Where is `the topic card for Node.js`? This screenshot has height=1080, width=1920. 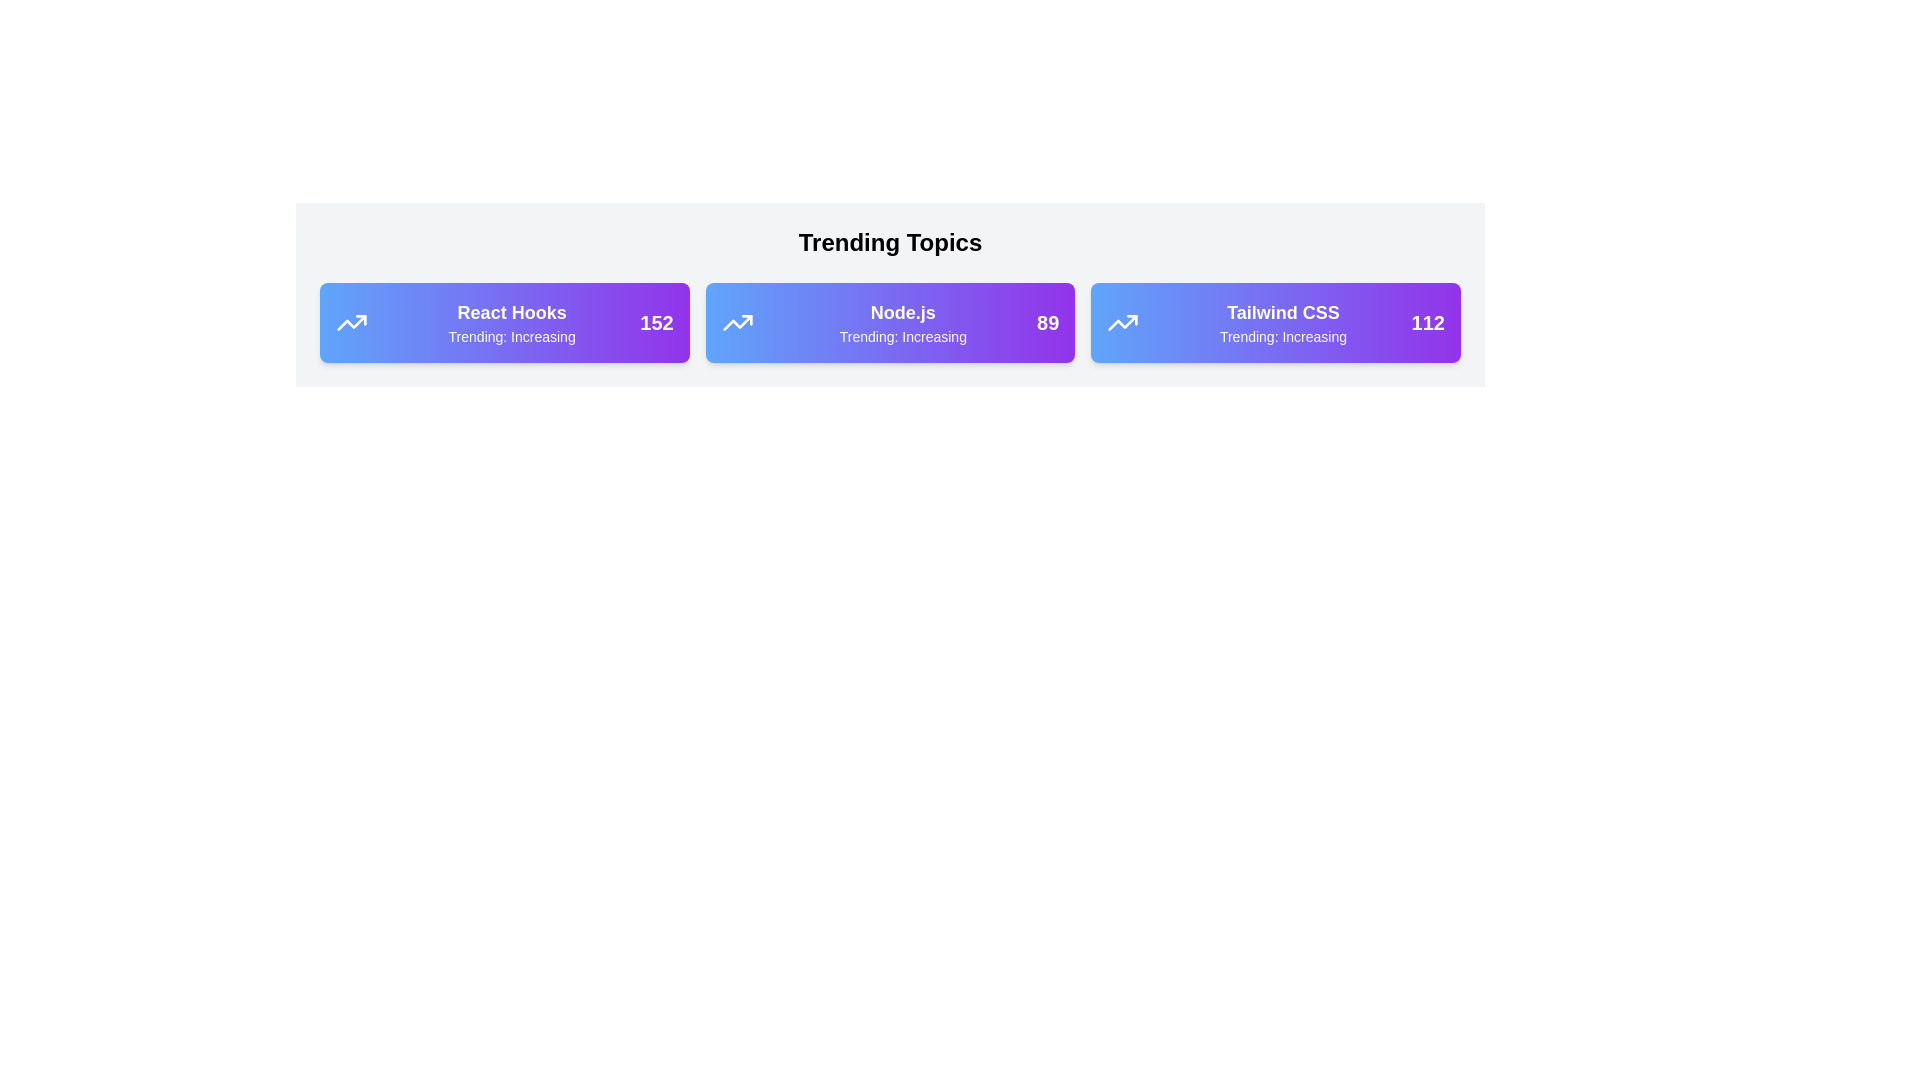 the topic card for Node.js is located at coordinates (889, 322).